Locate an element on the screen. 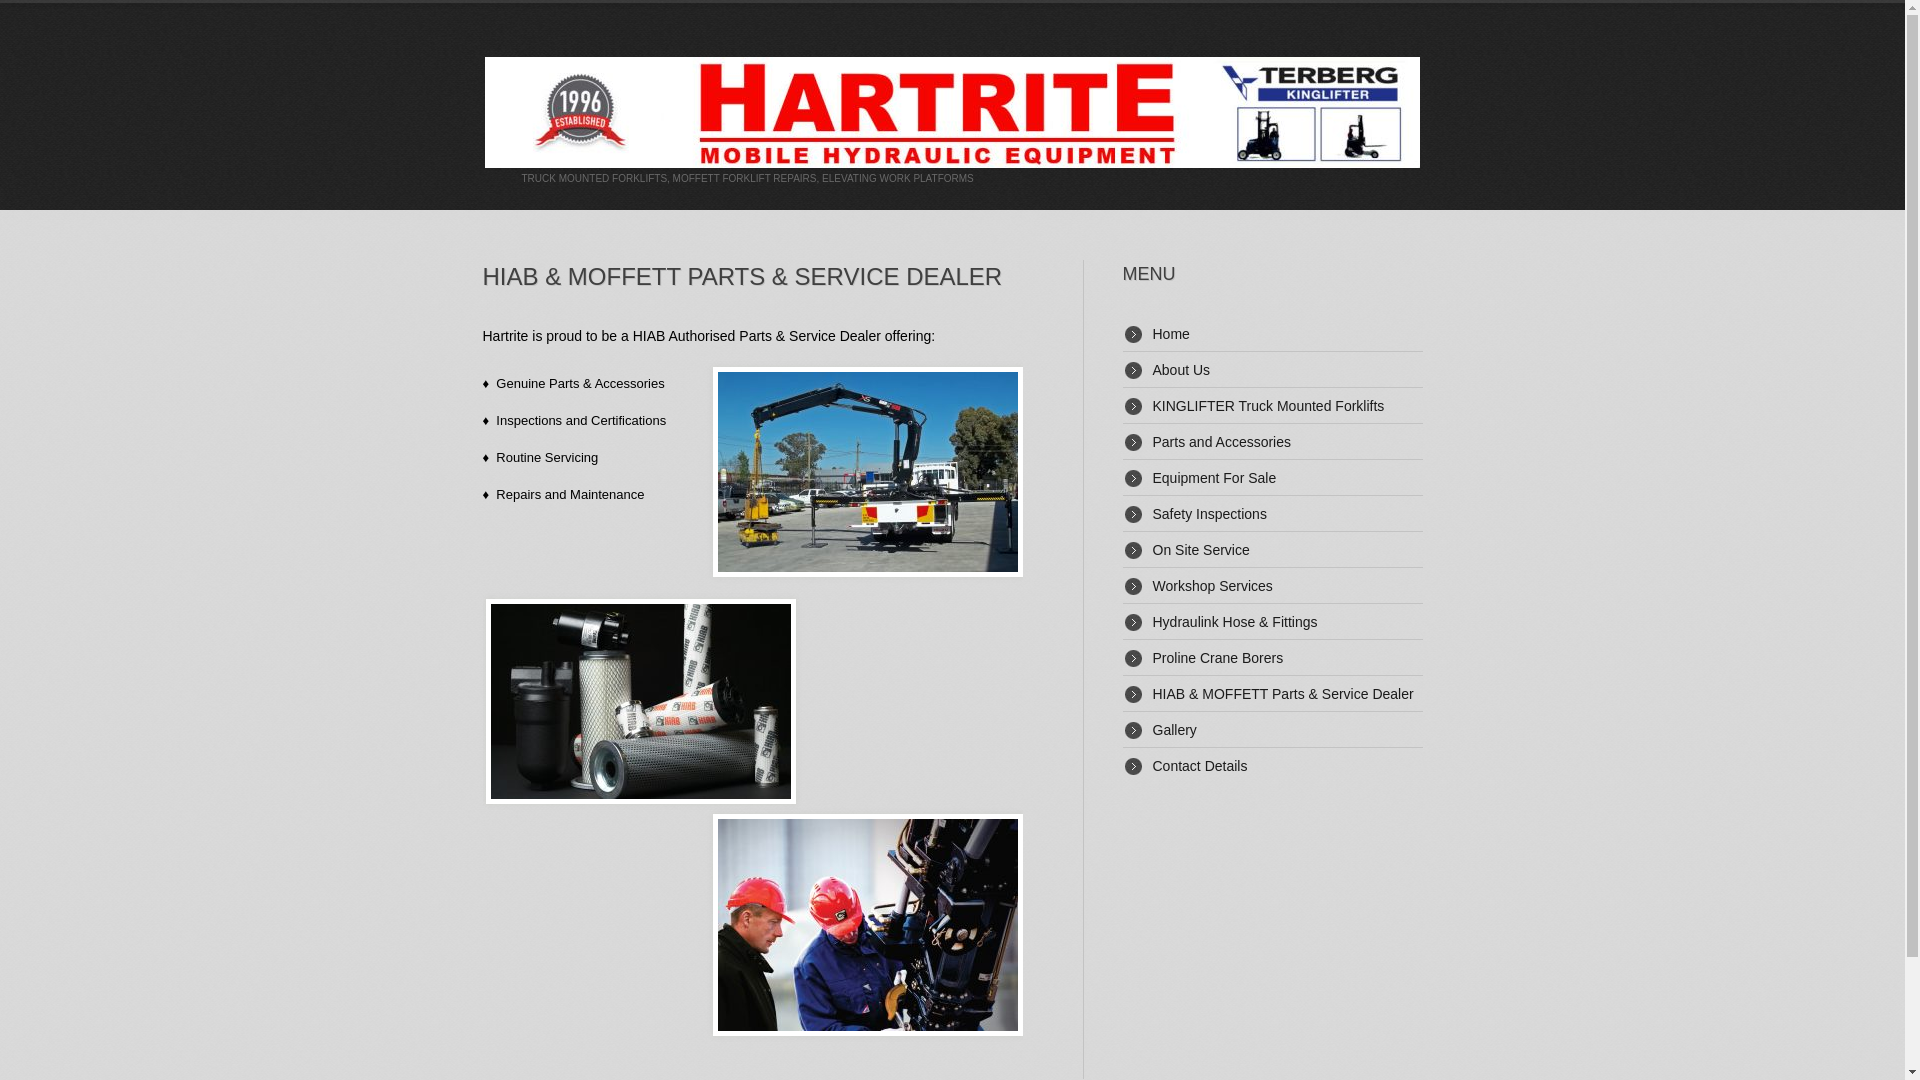 The image size is (1920, 1080). 'On Site Service' is located at coordinates (1200, 550).